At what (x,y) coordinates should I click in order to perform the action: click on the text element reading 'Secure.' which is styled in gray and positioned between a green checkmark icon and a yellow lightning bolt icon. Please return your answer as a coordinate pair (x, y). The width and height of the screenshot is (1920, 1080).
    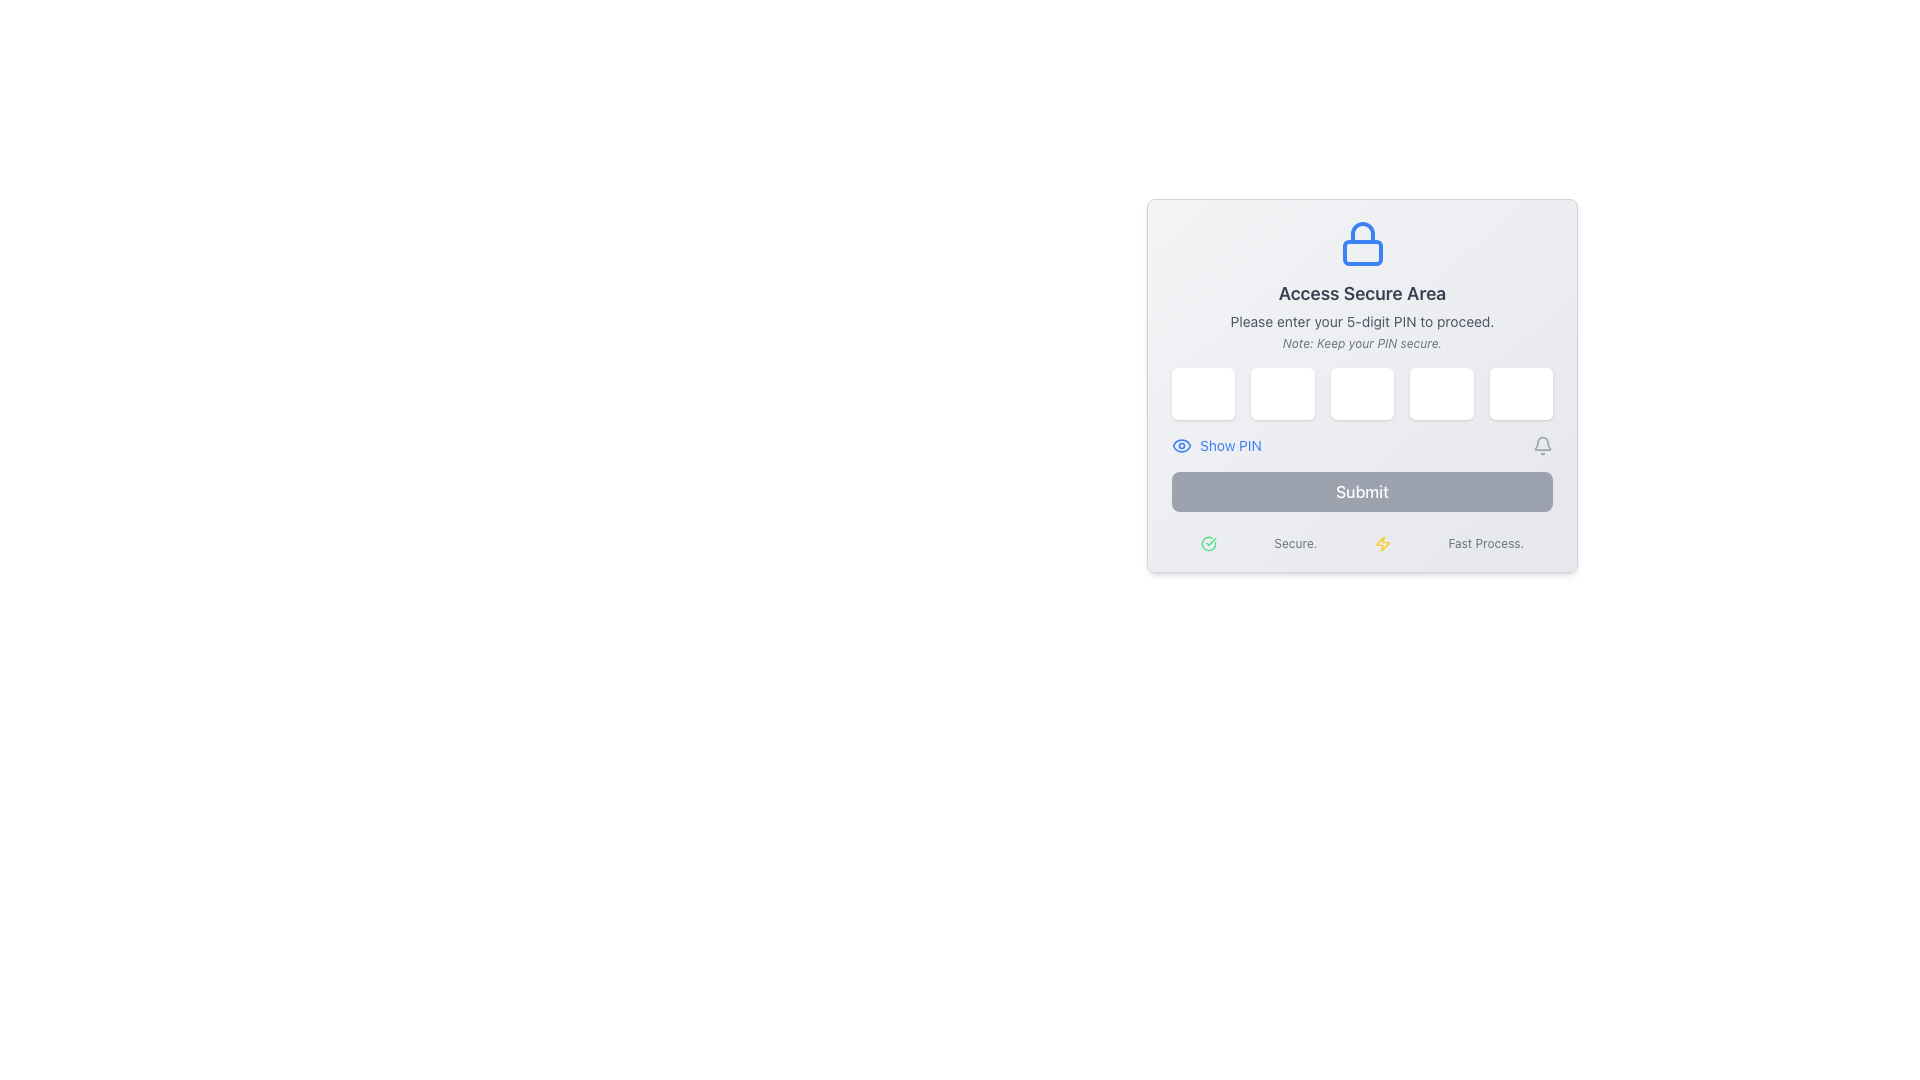
    Looking at the image, I should click on (1295, 543).